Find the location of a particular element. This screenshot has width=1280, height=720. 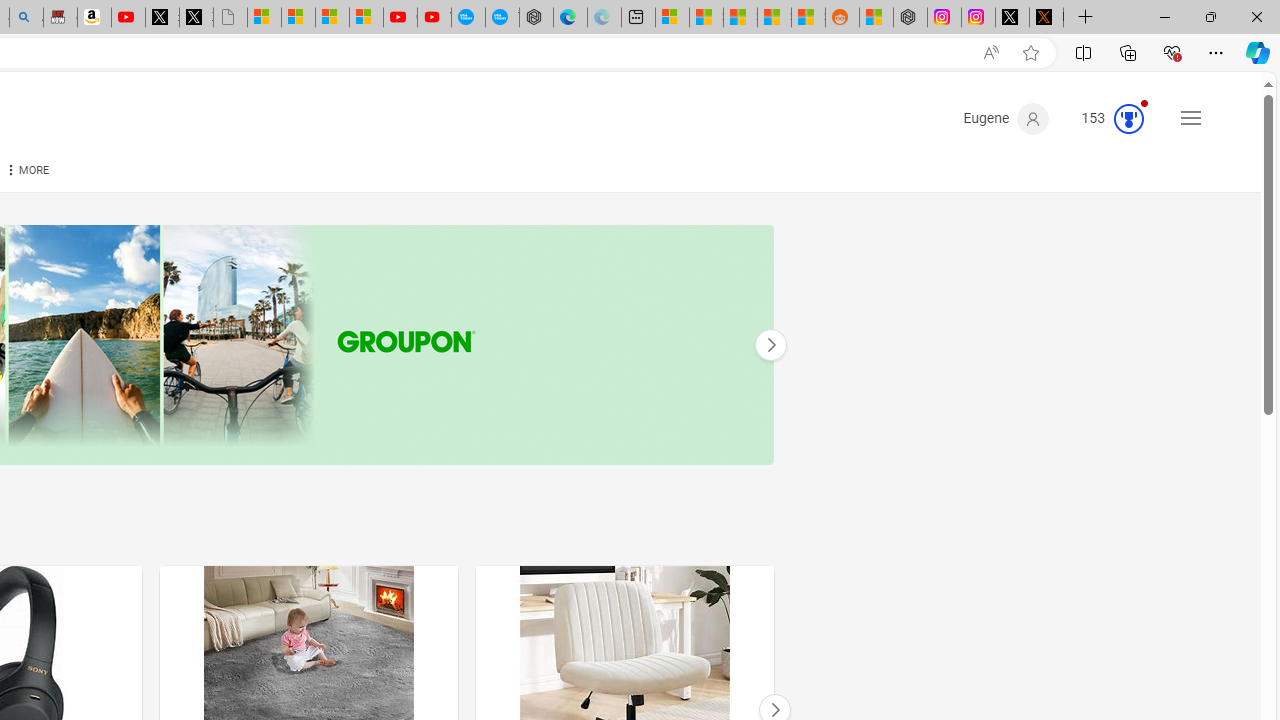

'Microsoft account | Microsoft Account Privacy Settings' is located at coordinates (672, 17).